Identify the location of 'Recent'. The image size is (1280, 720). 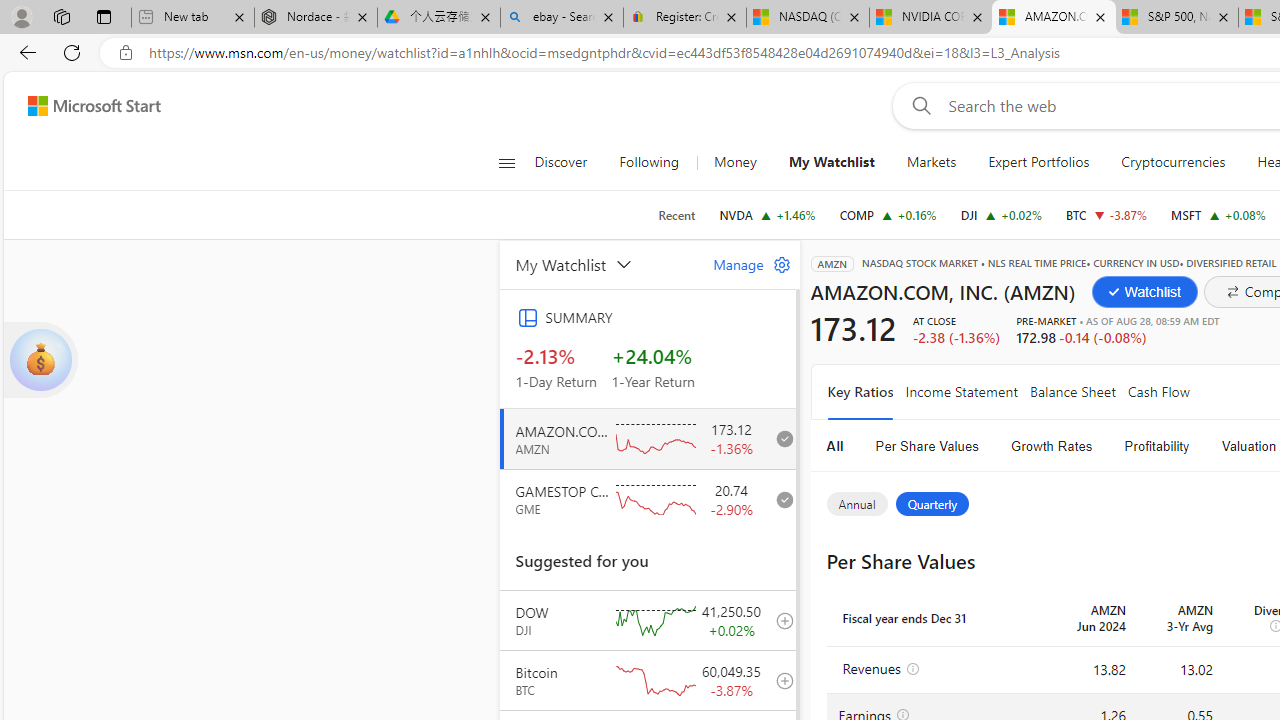
(677, 215).